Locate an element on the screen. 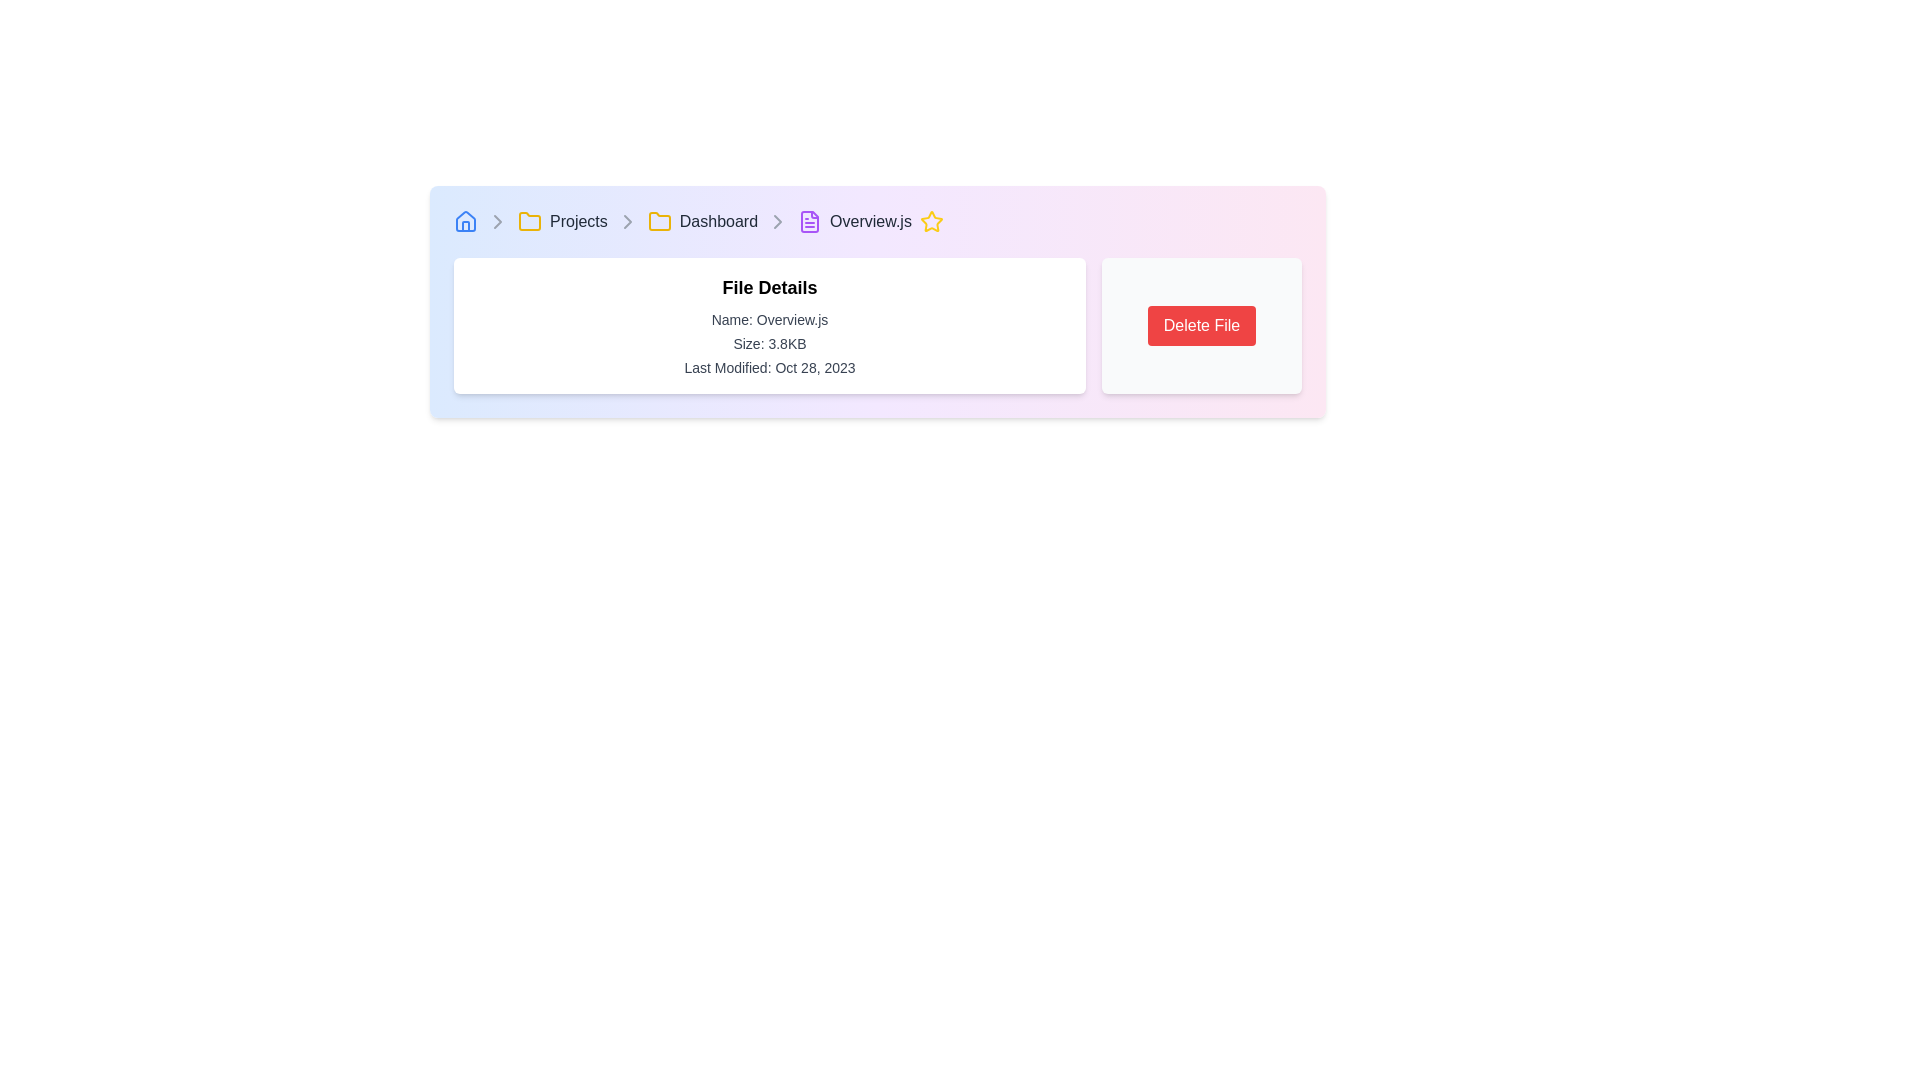 The height and width of the screenshot is (1080, 1920). the small rightward chevron icon in the breadcrumb navigation bar, located between the 'Dashboard' text and the 'Overview.js' file icon is located at coordinates (776, 222).